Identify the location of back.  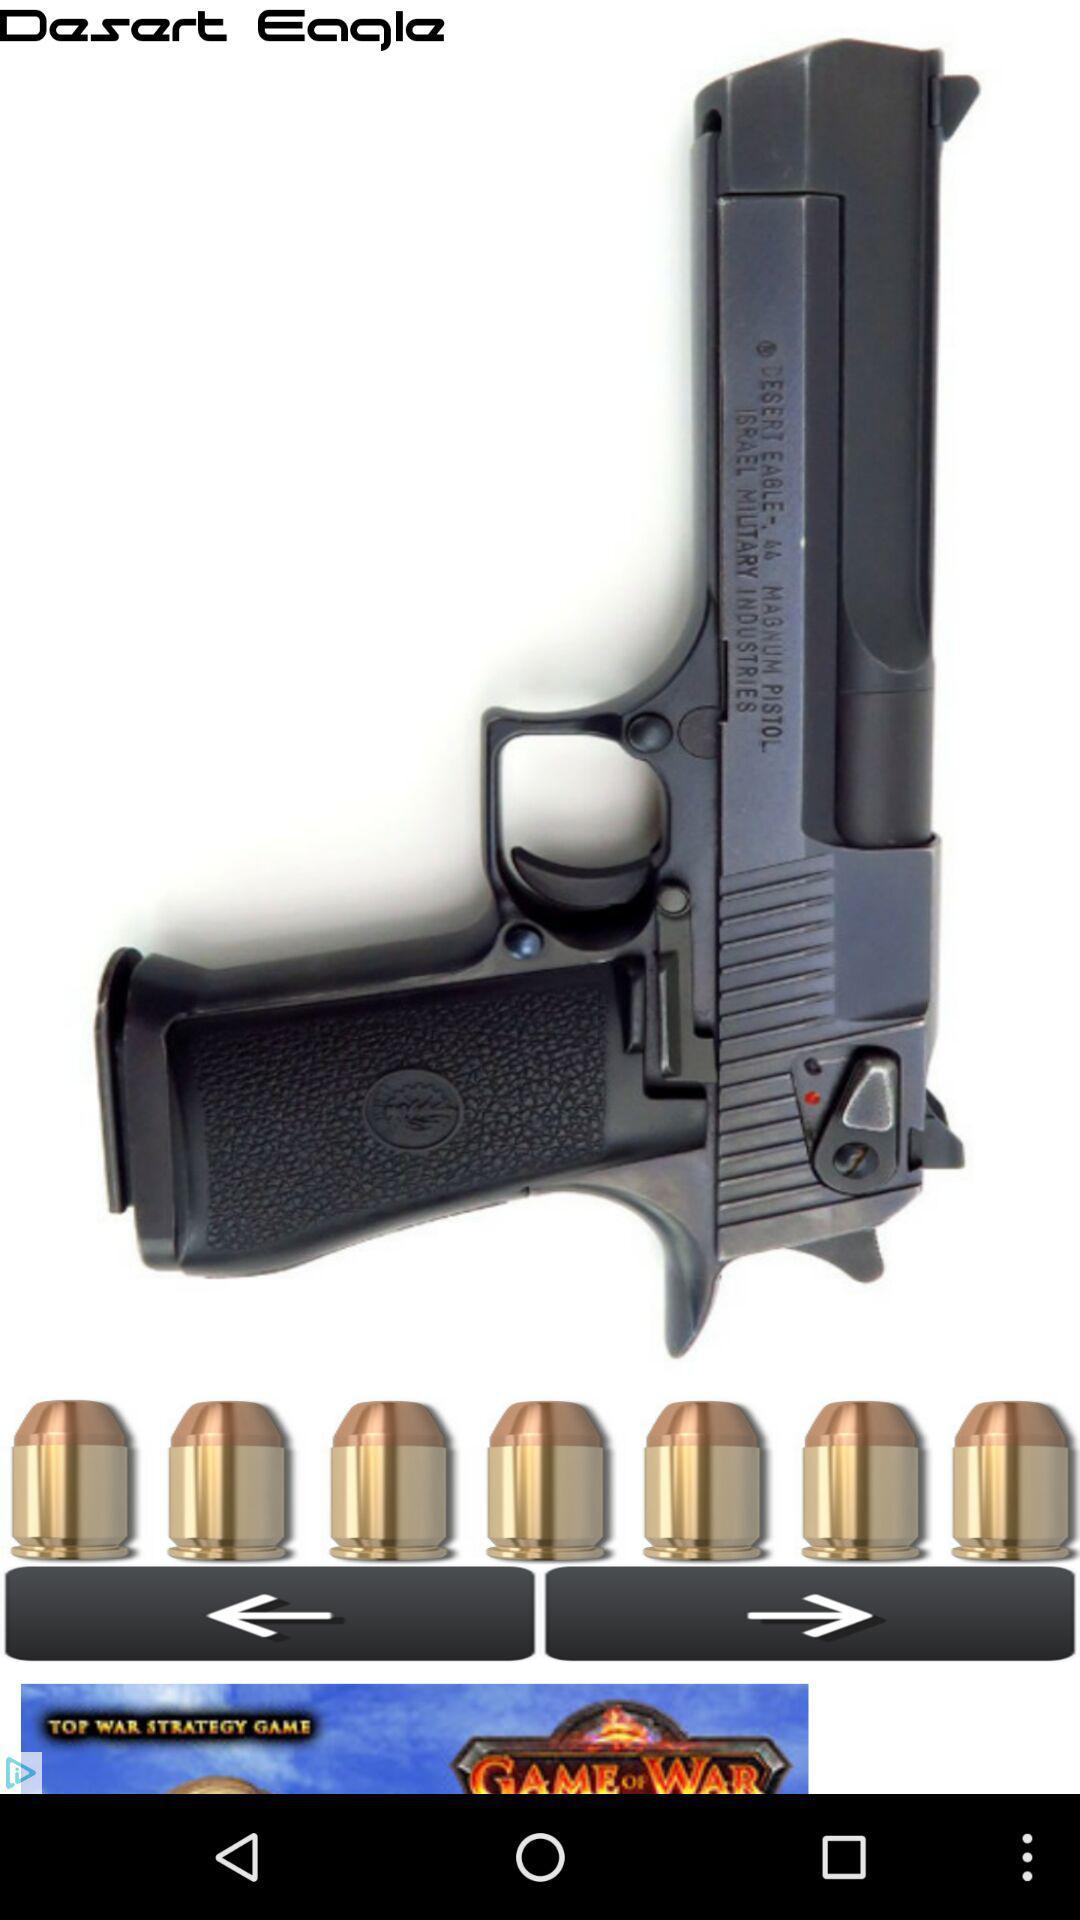
(270, 1613).